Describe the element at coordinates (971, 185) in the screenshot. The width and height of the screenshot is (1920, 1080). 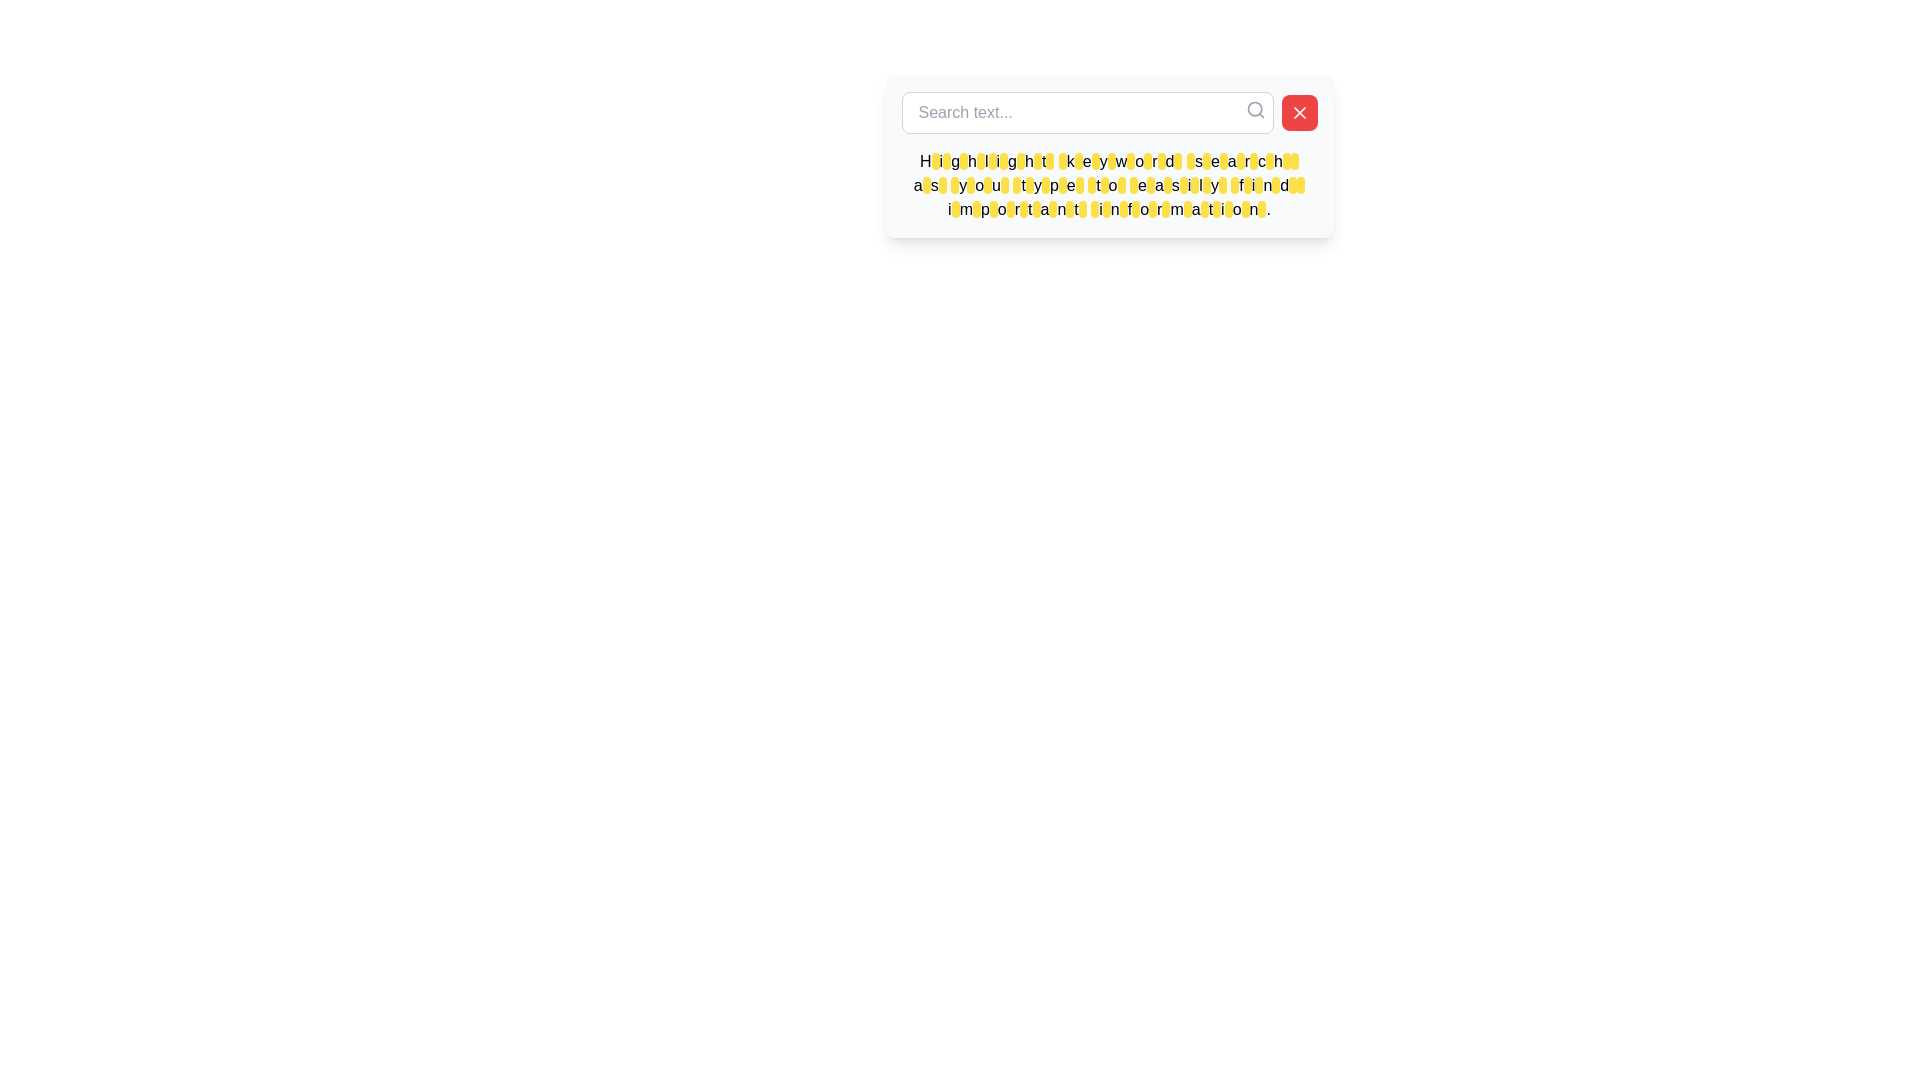
I see `the highlight element` at that location.